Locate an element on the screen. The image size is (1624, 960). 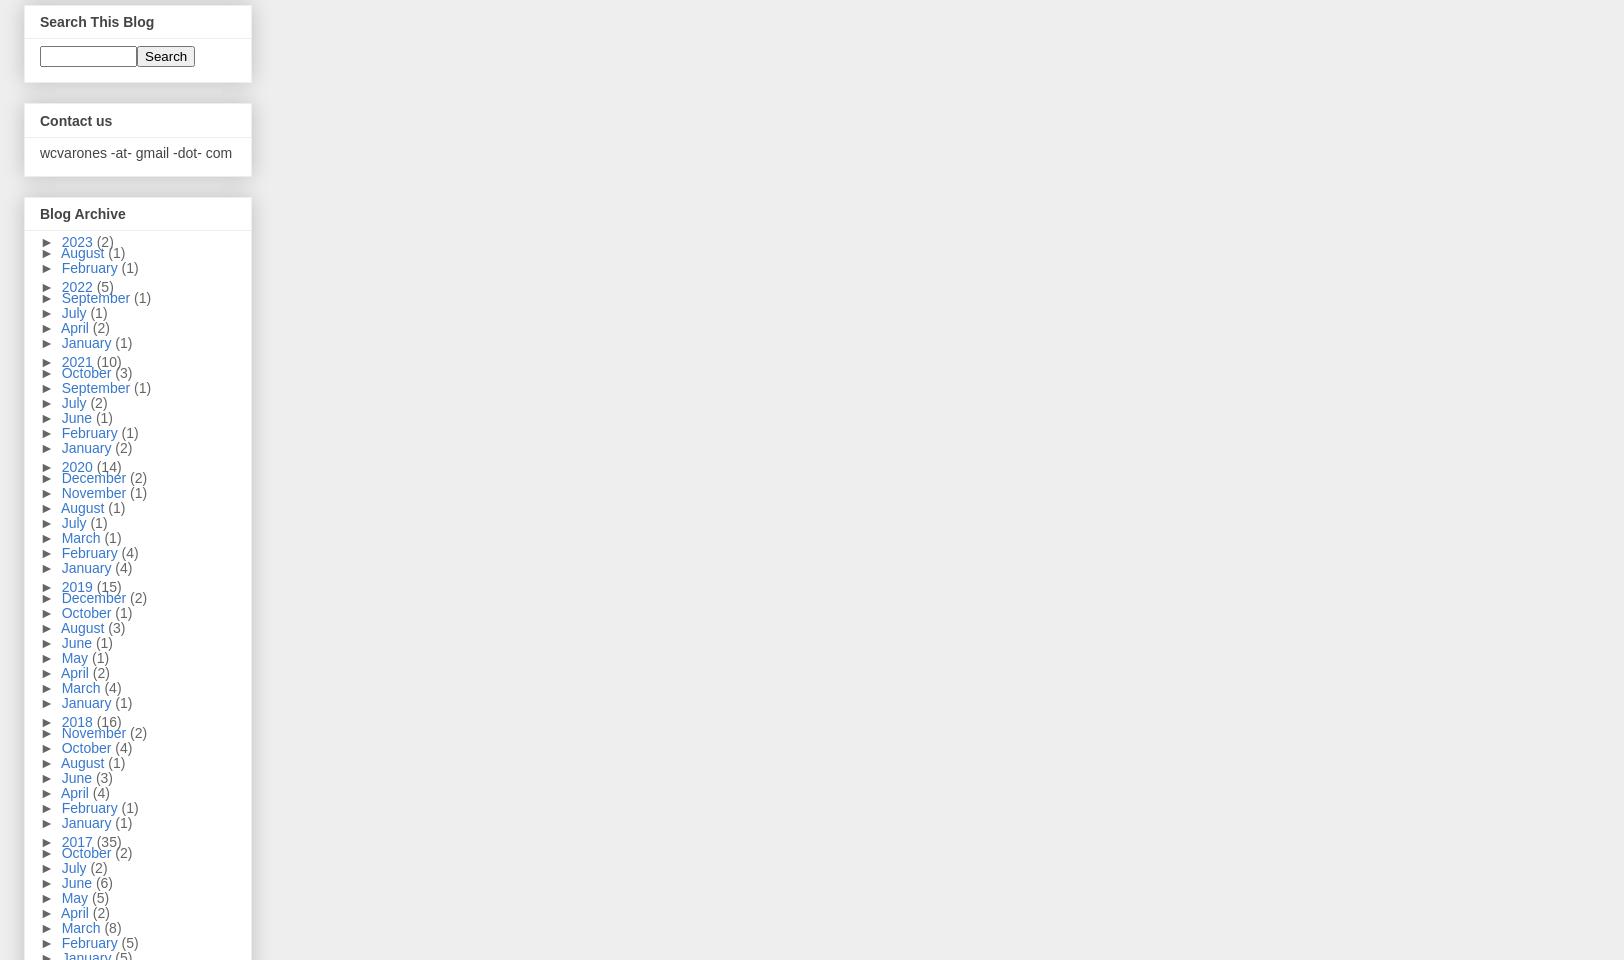
'wcvarones -at- gmail -dot- com' is located at coordinates (135, 150).